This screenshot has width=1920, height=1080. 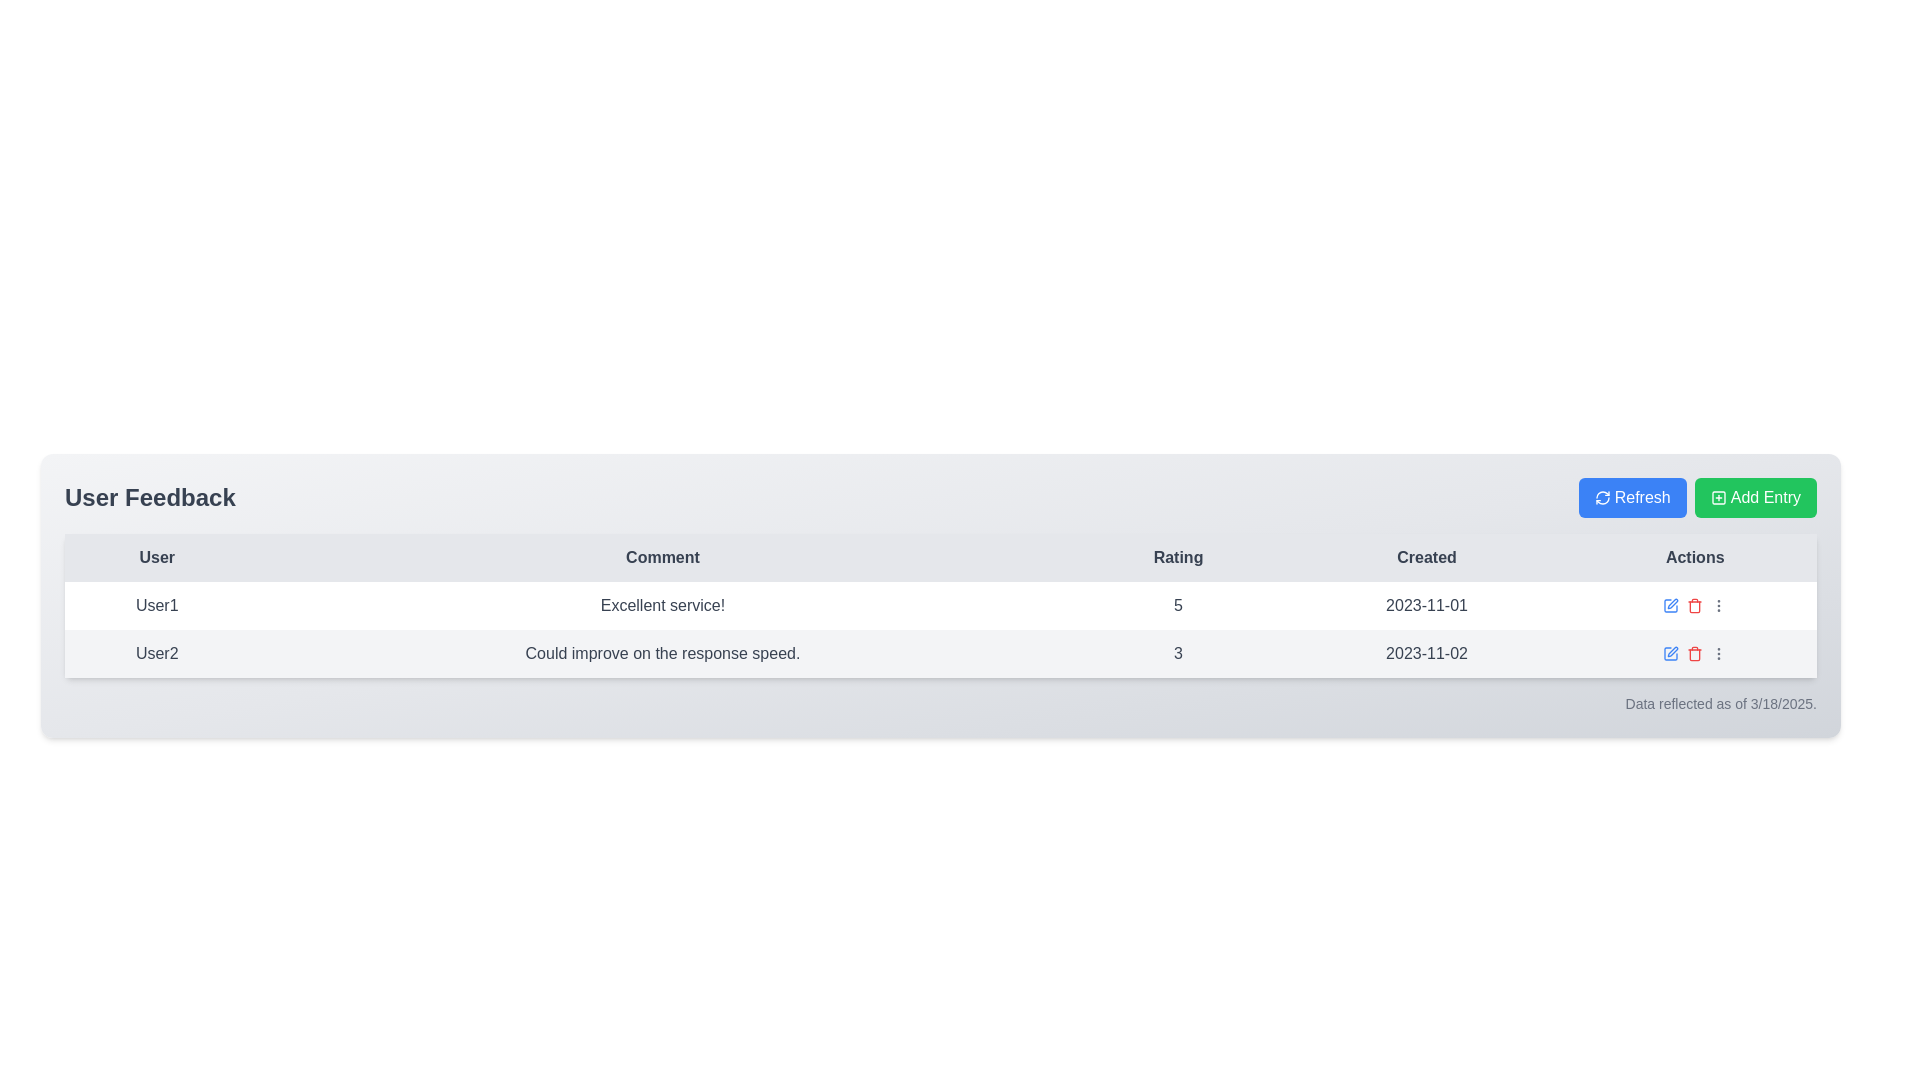 I want to click on the text label displaying 'User1', which is located in the first row of a table under the 'User' column header, so click(x=156, y=604).